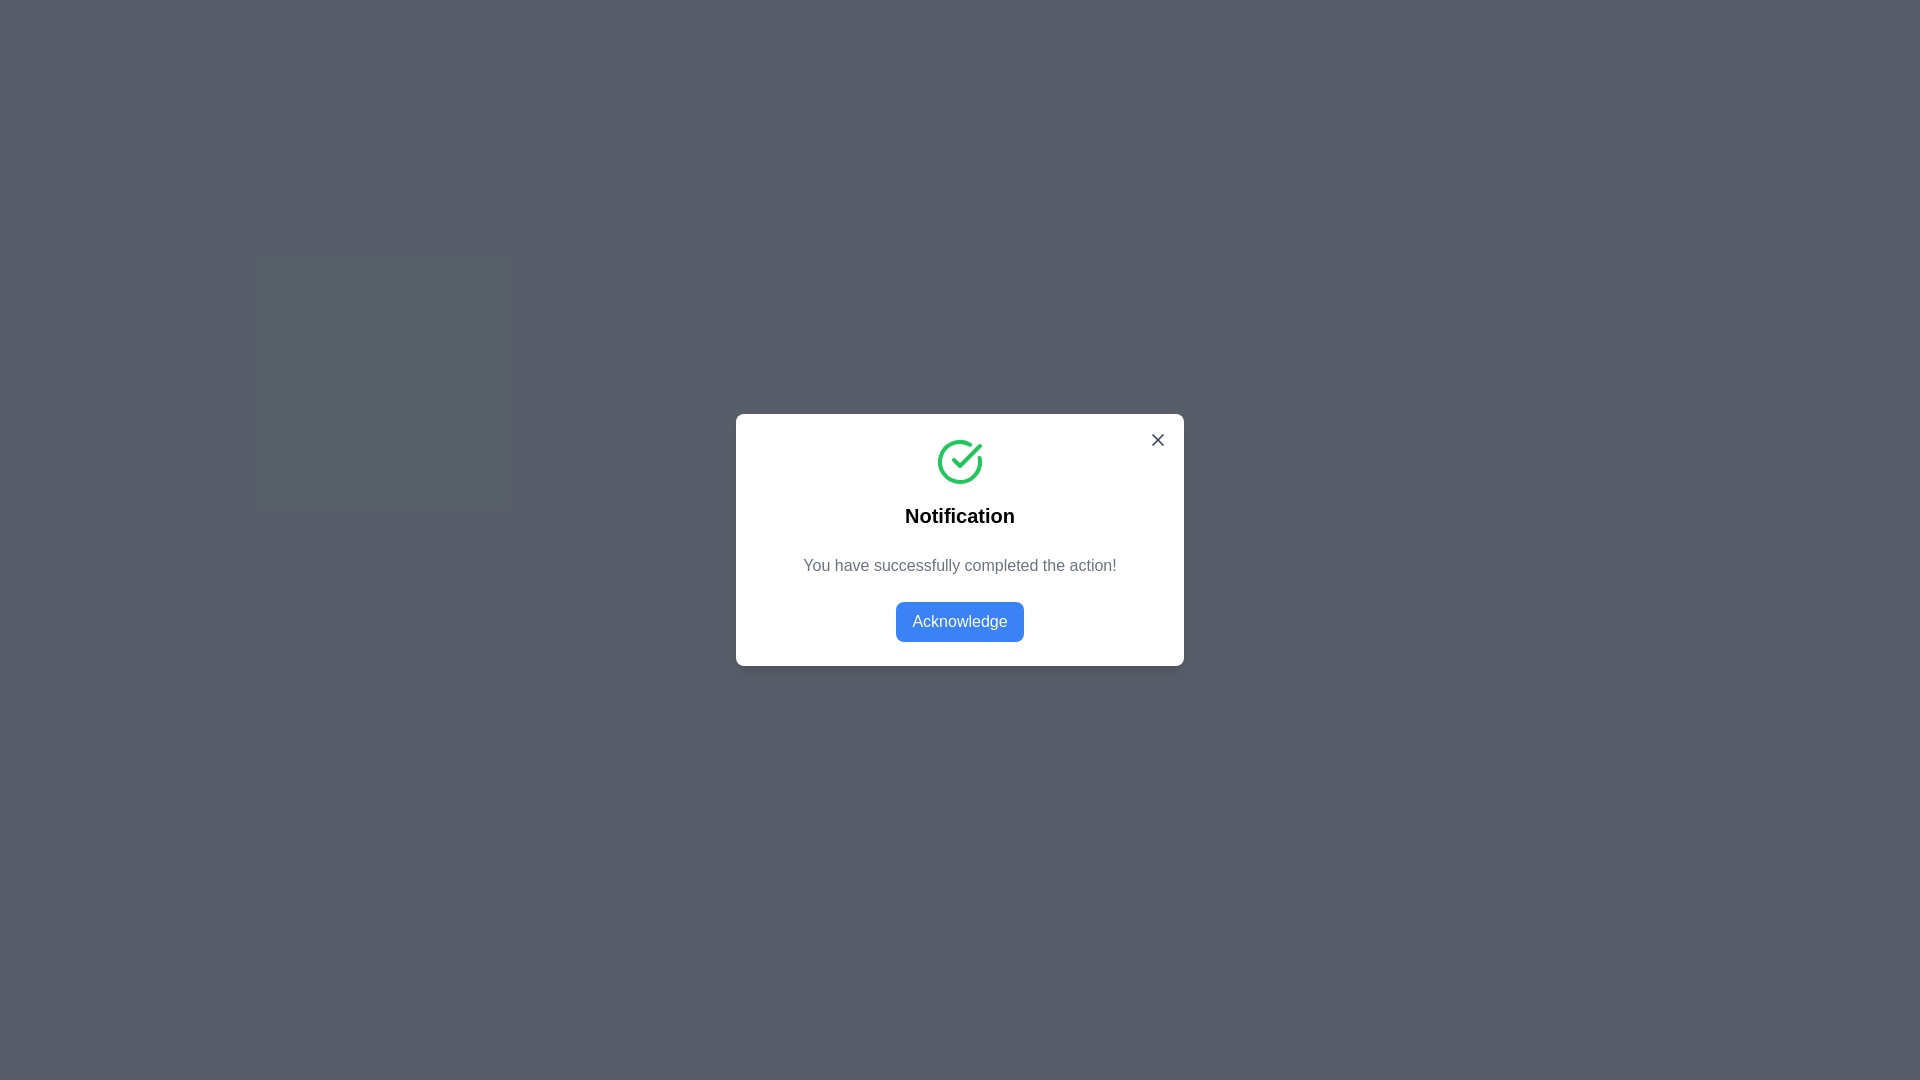 The width and height of the screenshot is (1920, 1080). What do you see at coordinates (960, 515) in the screenshot?
I see `the bold, large-sized text element displaying 'Notification' within the centered modal dialog` at bounding box center [960, 515].